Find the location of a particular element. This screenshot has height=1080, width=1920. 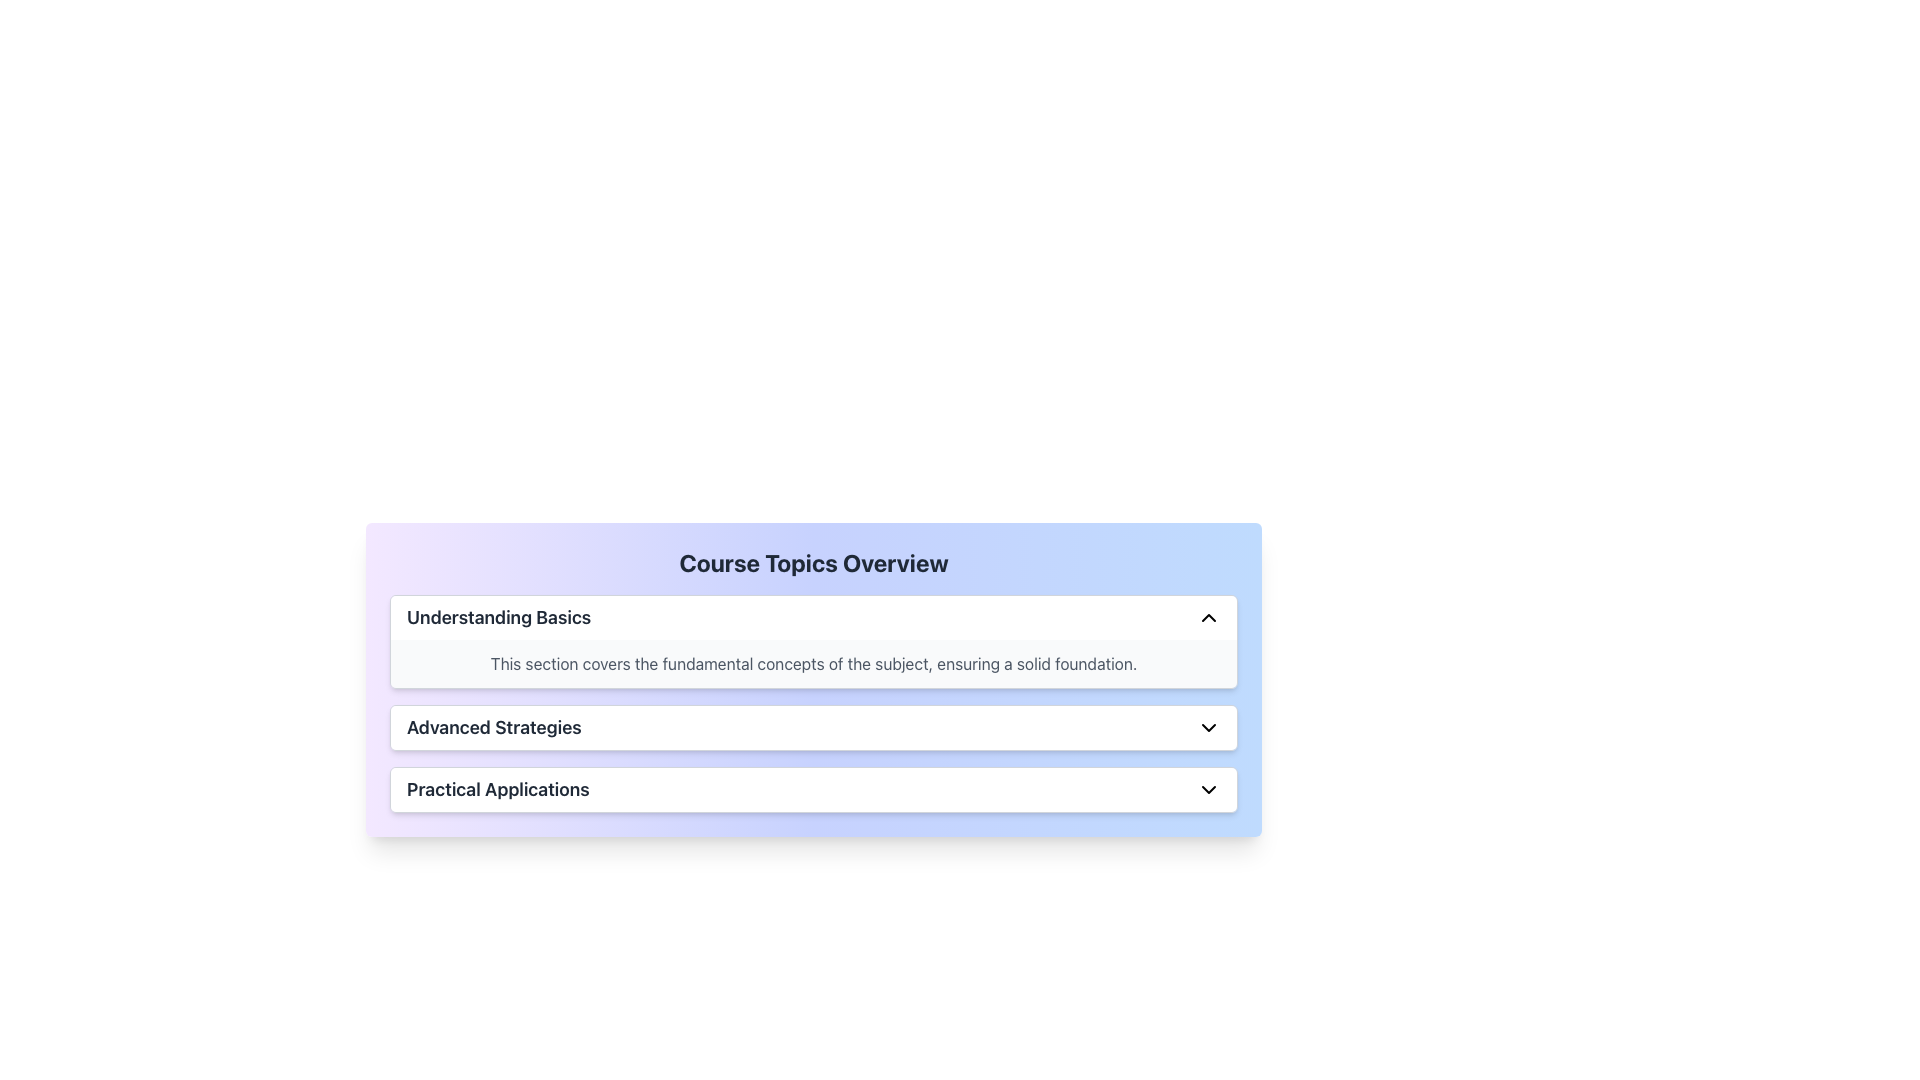

the 'Understanding Basics' button, which is the first item in the 'Course Topics Overview' section is located at coordinates (814, 616).